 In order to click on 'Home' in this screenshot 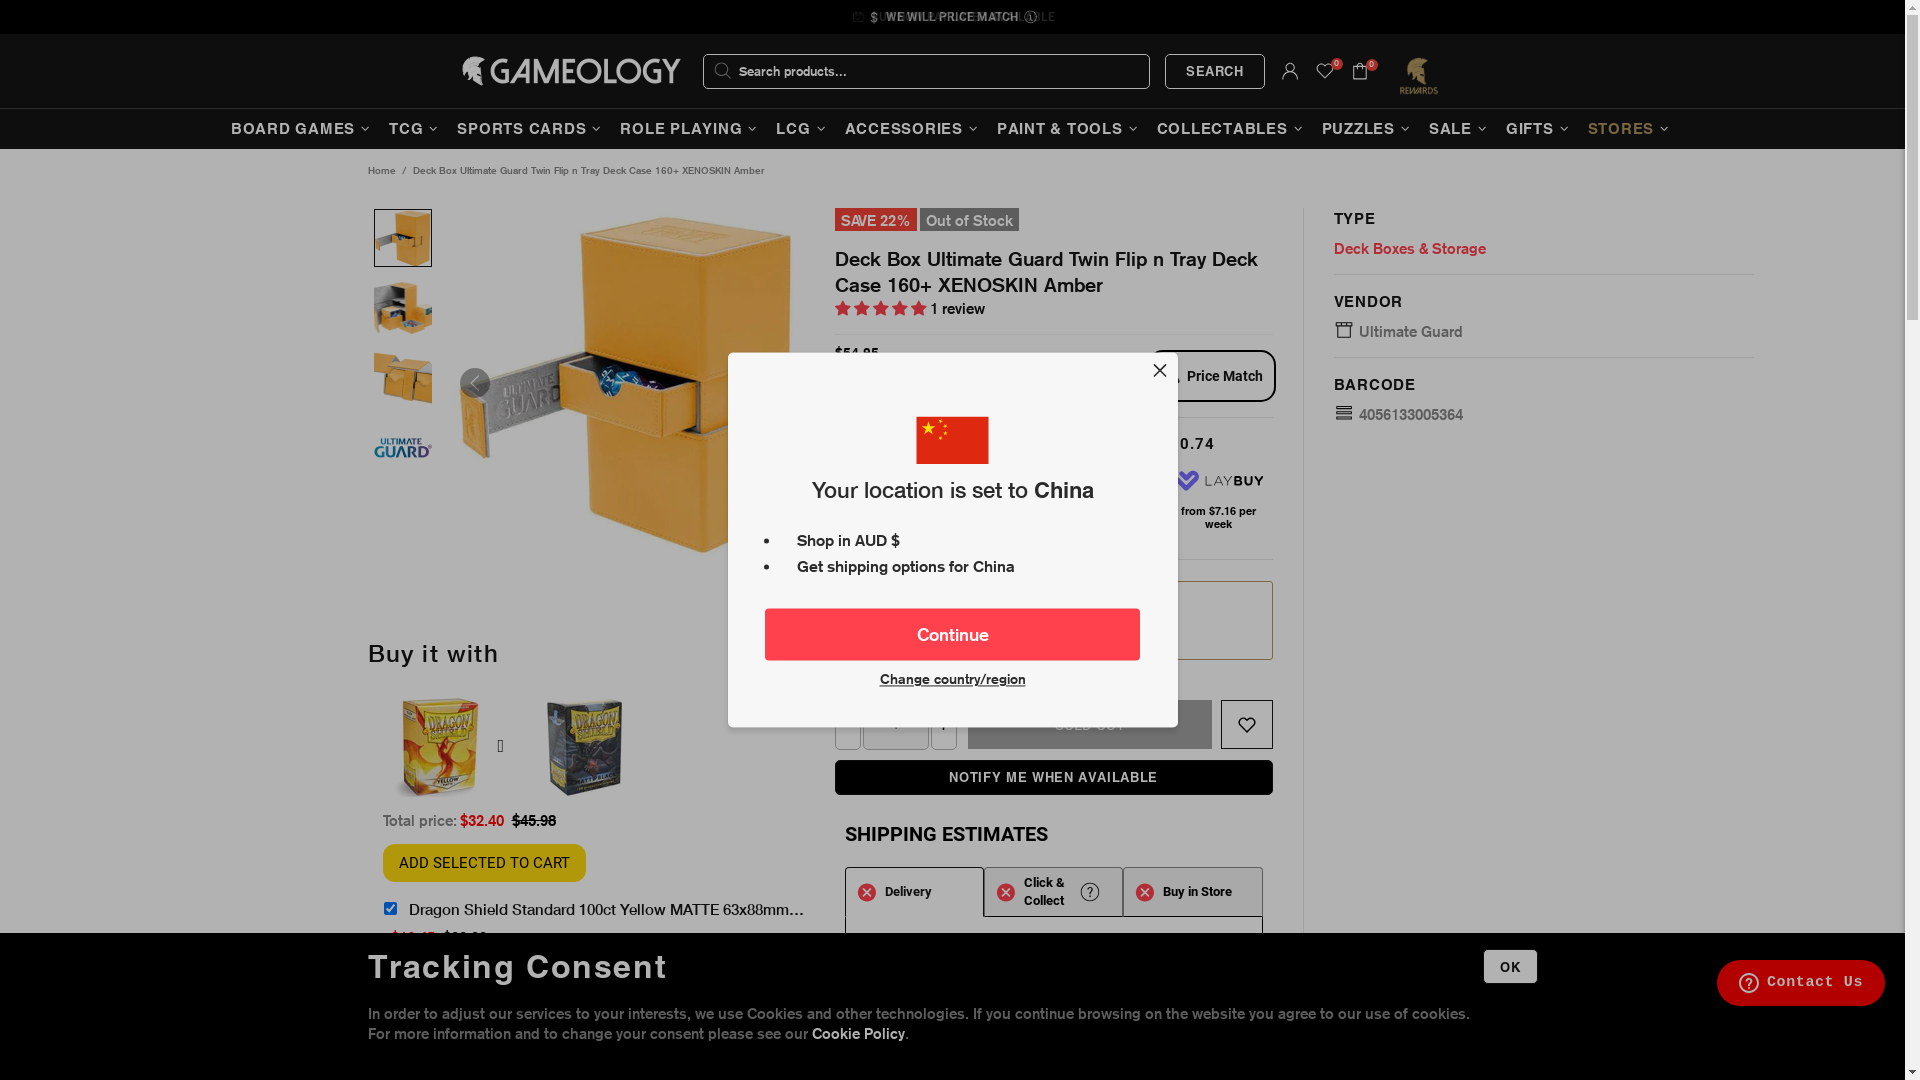, I will do `click(380, 169)`.